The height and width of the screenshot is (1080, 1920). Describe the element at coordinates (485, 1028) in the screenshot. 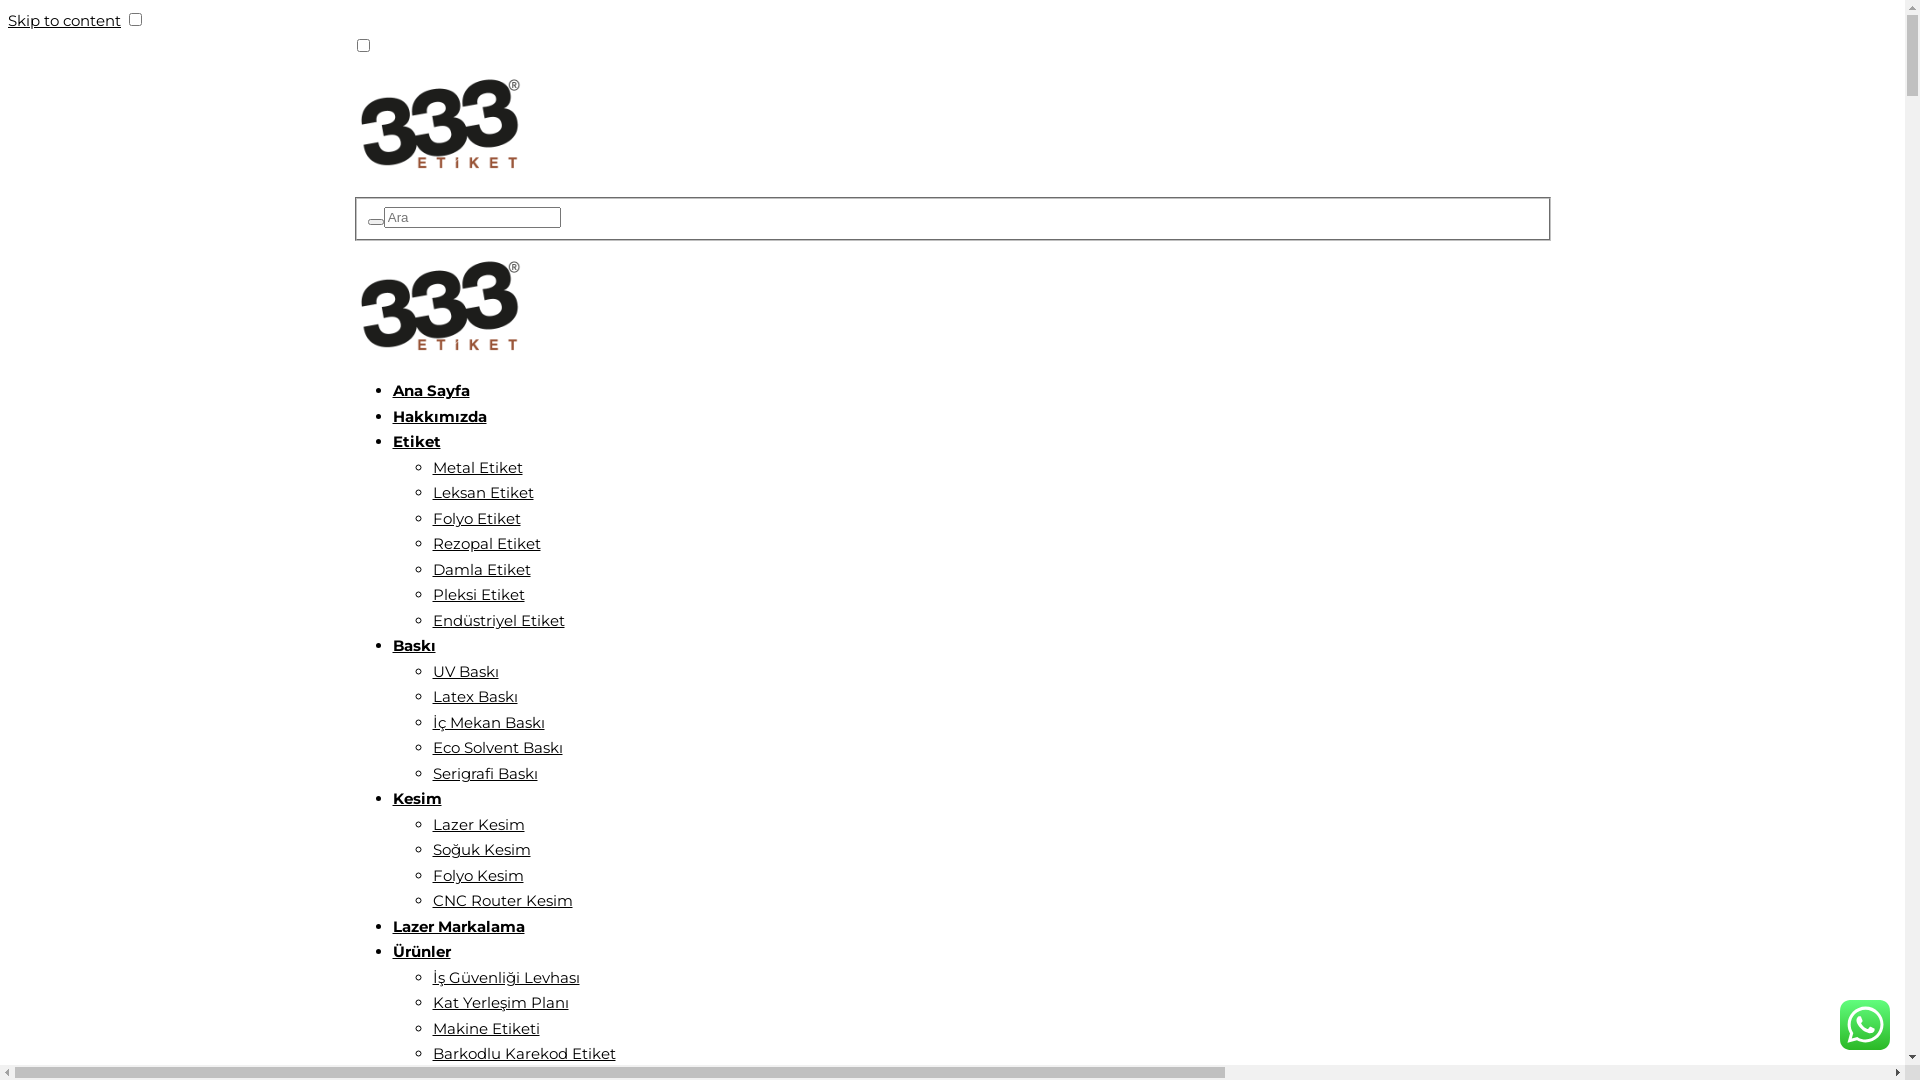

I see `'Makine Etiketi'` at that location.